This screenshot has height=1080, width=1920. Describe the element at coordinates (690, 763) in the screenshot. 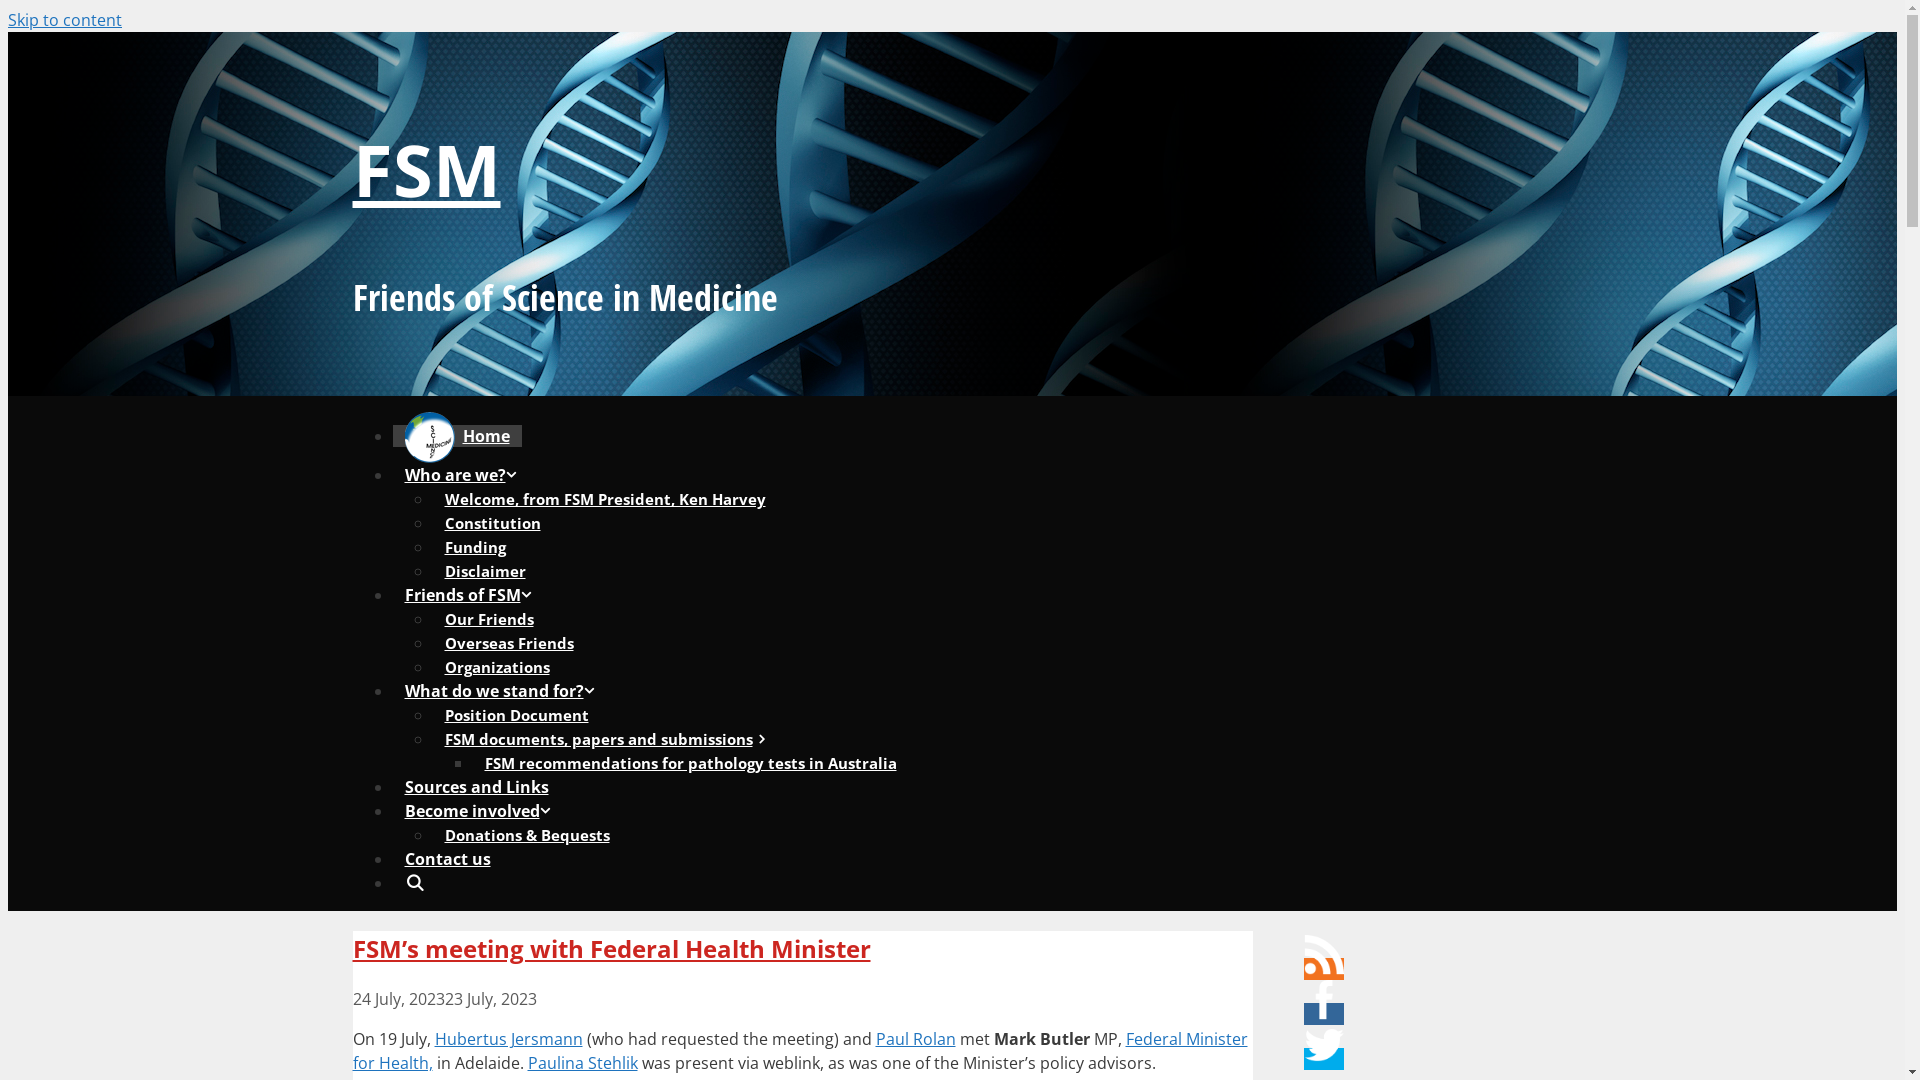

I see `'FSM recommendations for pathology tests in Australia'` at that location.